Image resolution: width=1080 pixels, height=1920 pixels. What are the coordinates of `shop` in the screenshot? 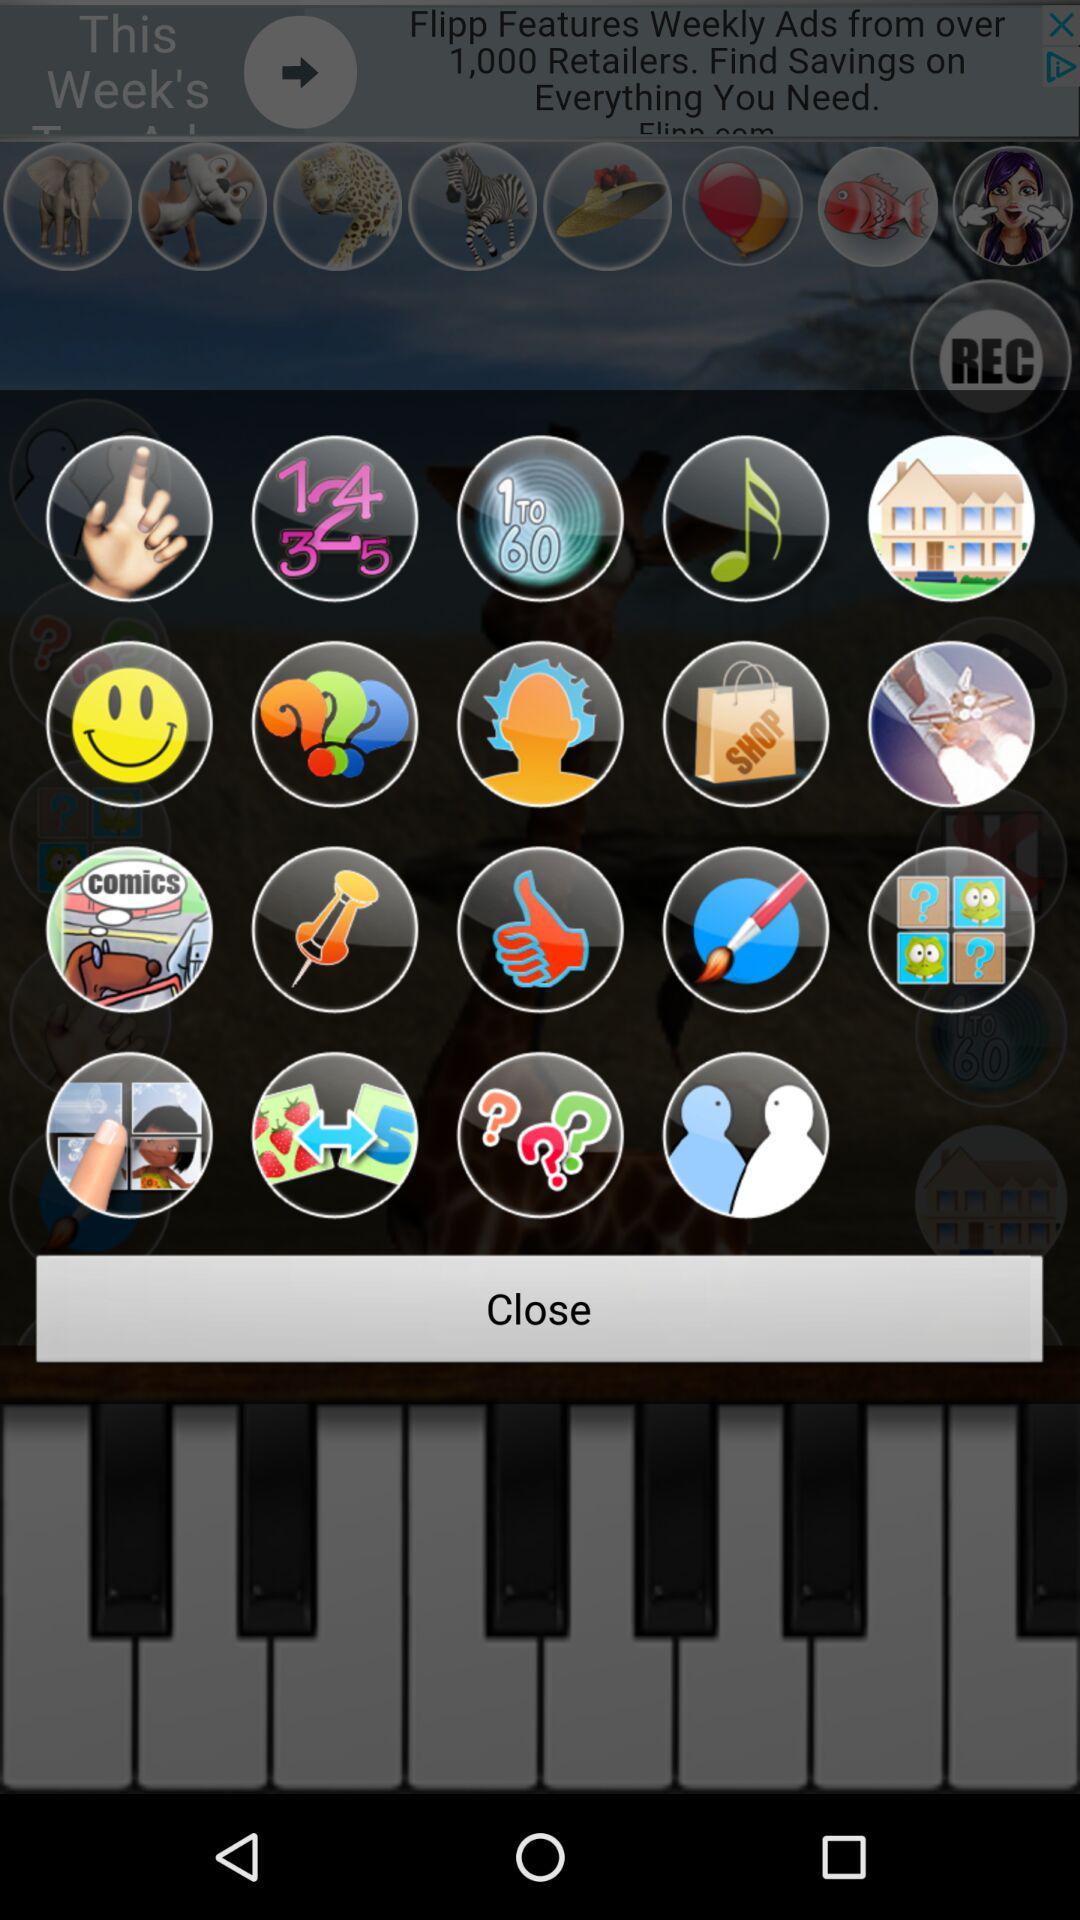 It's located at (745, 723).